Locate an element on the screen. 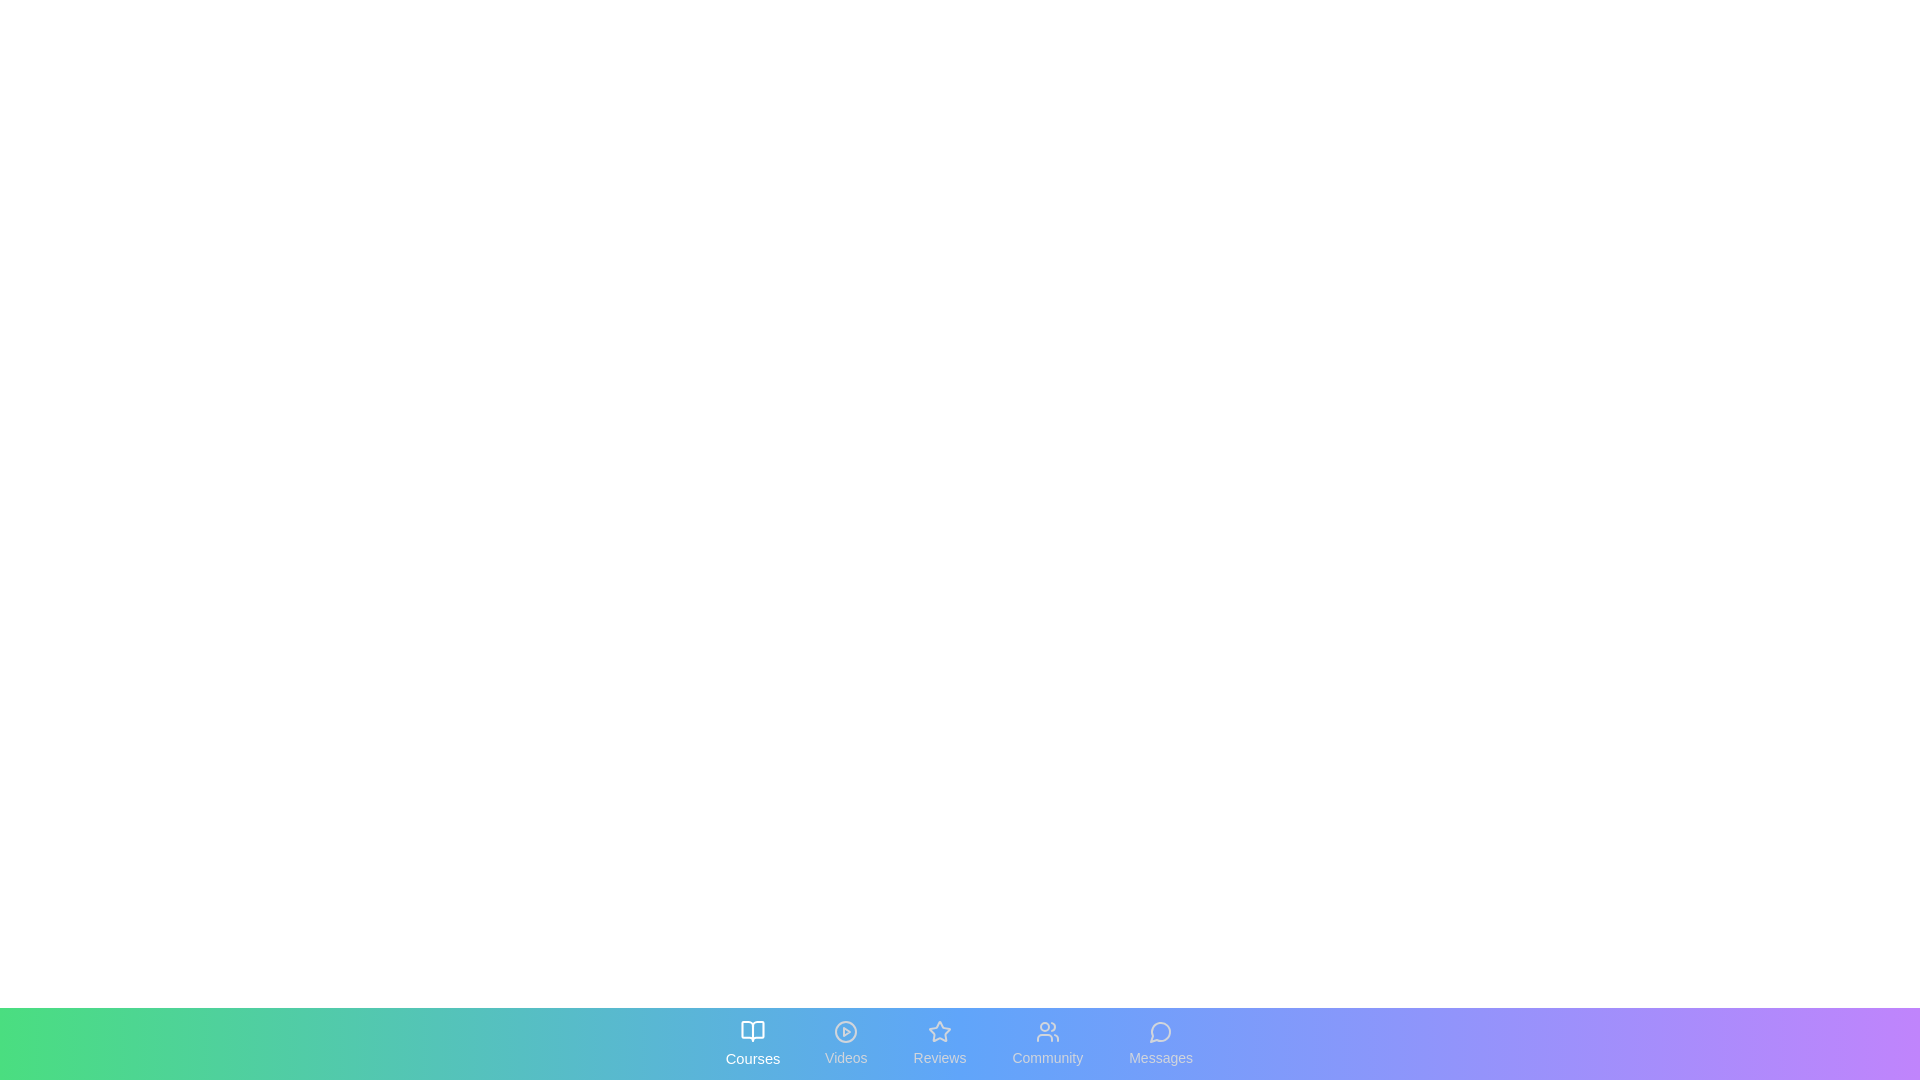 Image resolution: width=1920 pixels, height=1080 pixels. the tab labeled Courses to reveal its interactive state is located at coordinates (752, 1043).